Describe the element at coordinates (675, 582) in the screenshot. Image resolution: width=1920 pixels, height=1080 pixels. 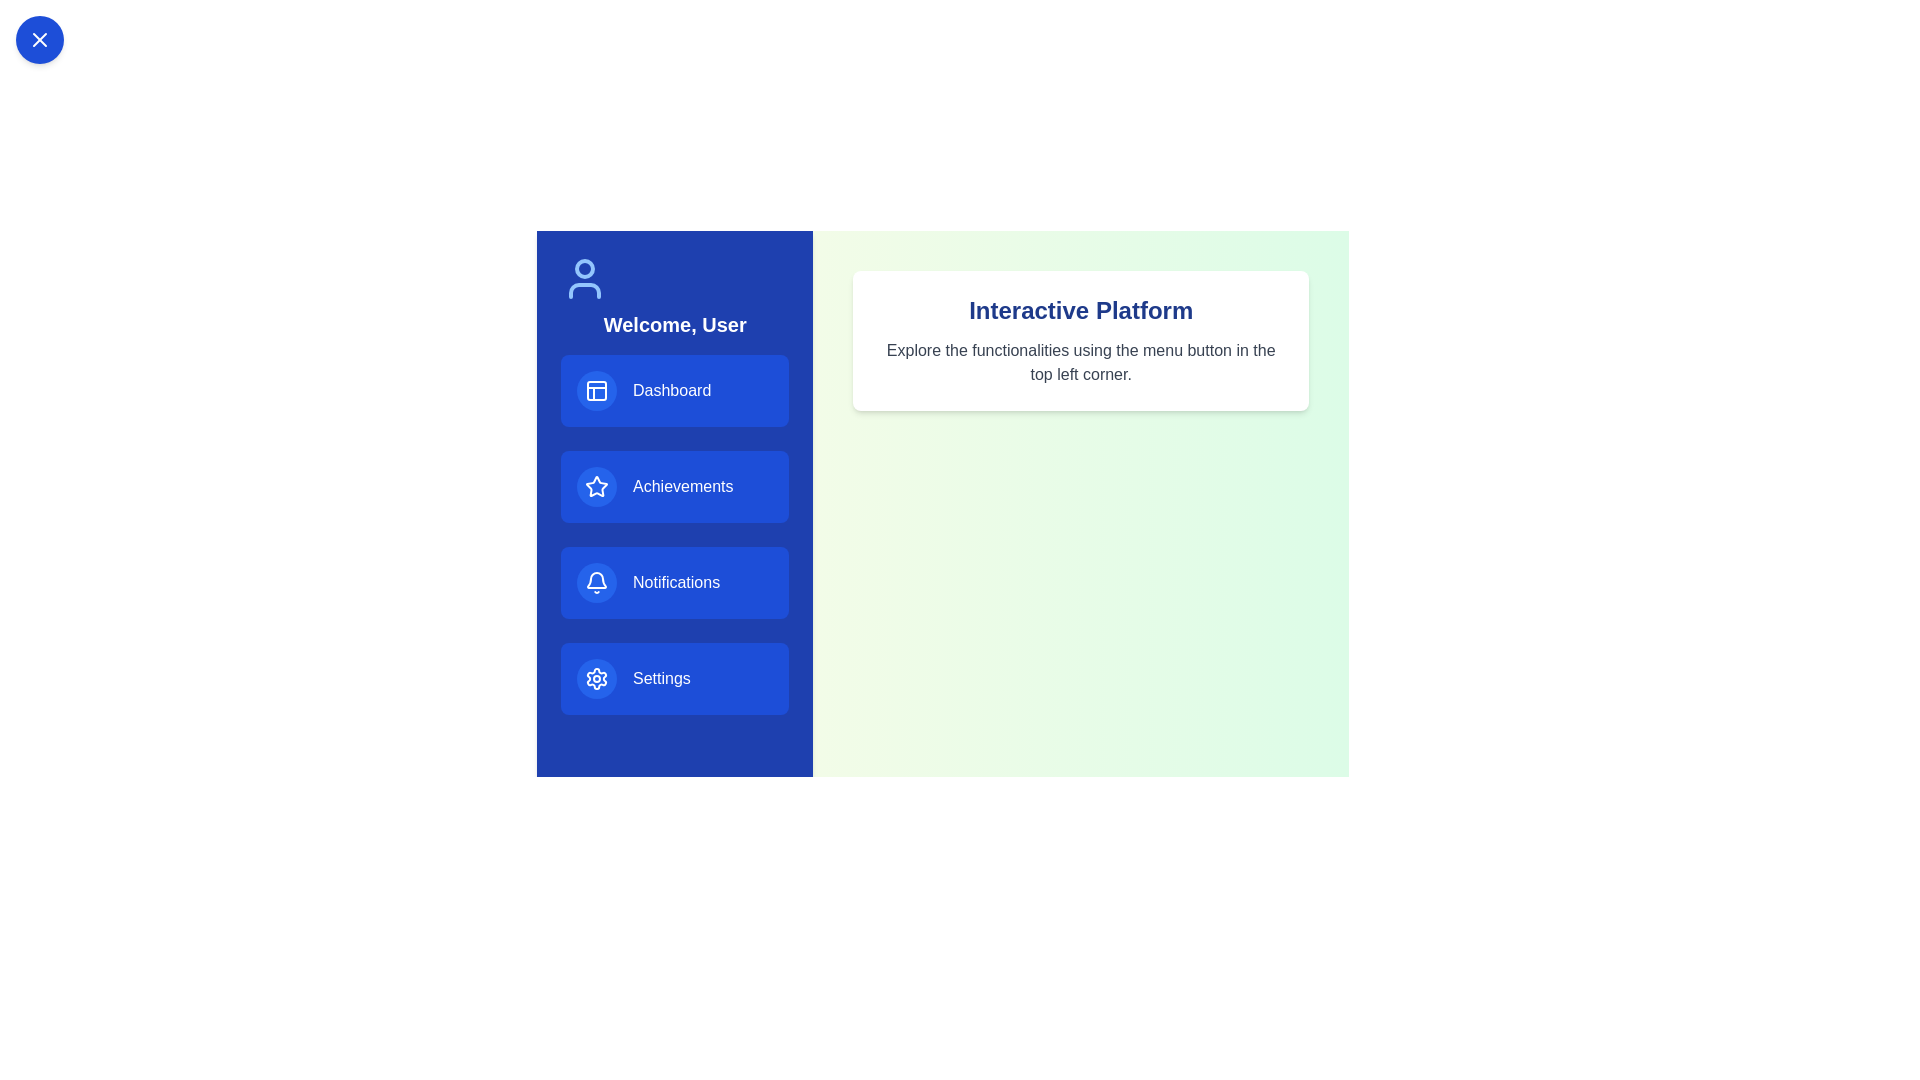
I see `the menu item labeled Notifications from the sidebar` at that location.